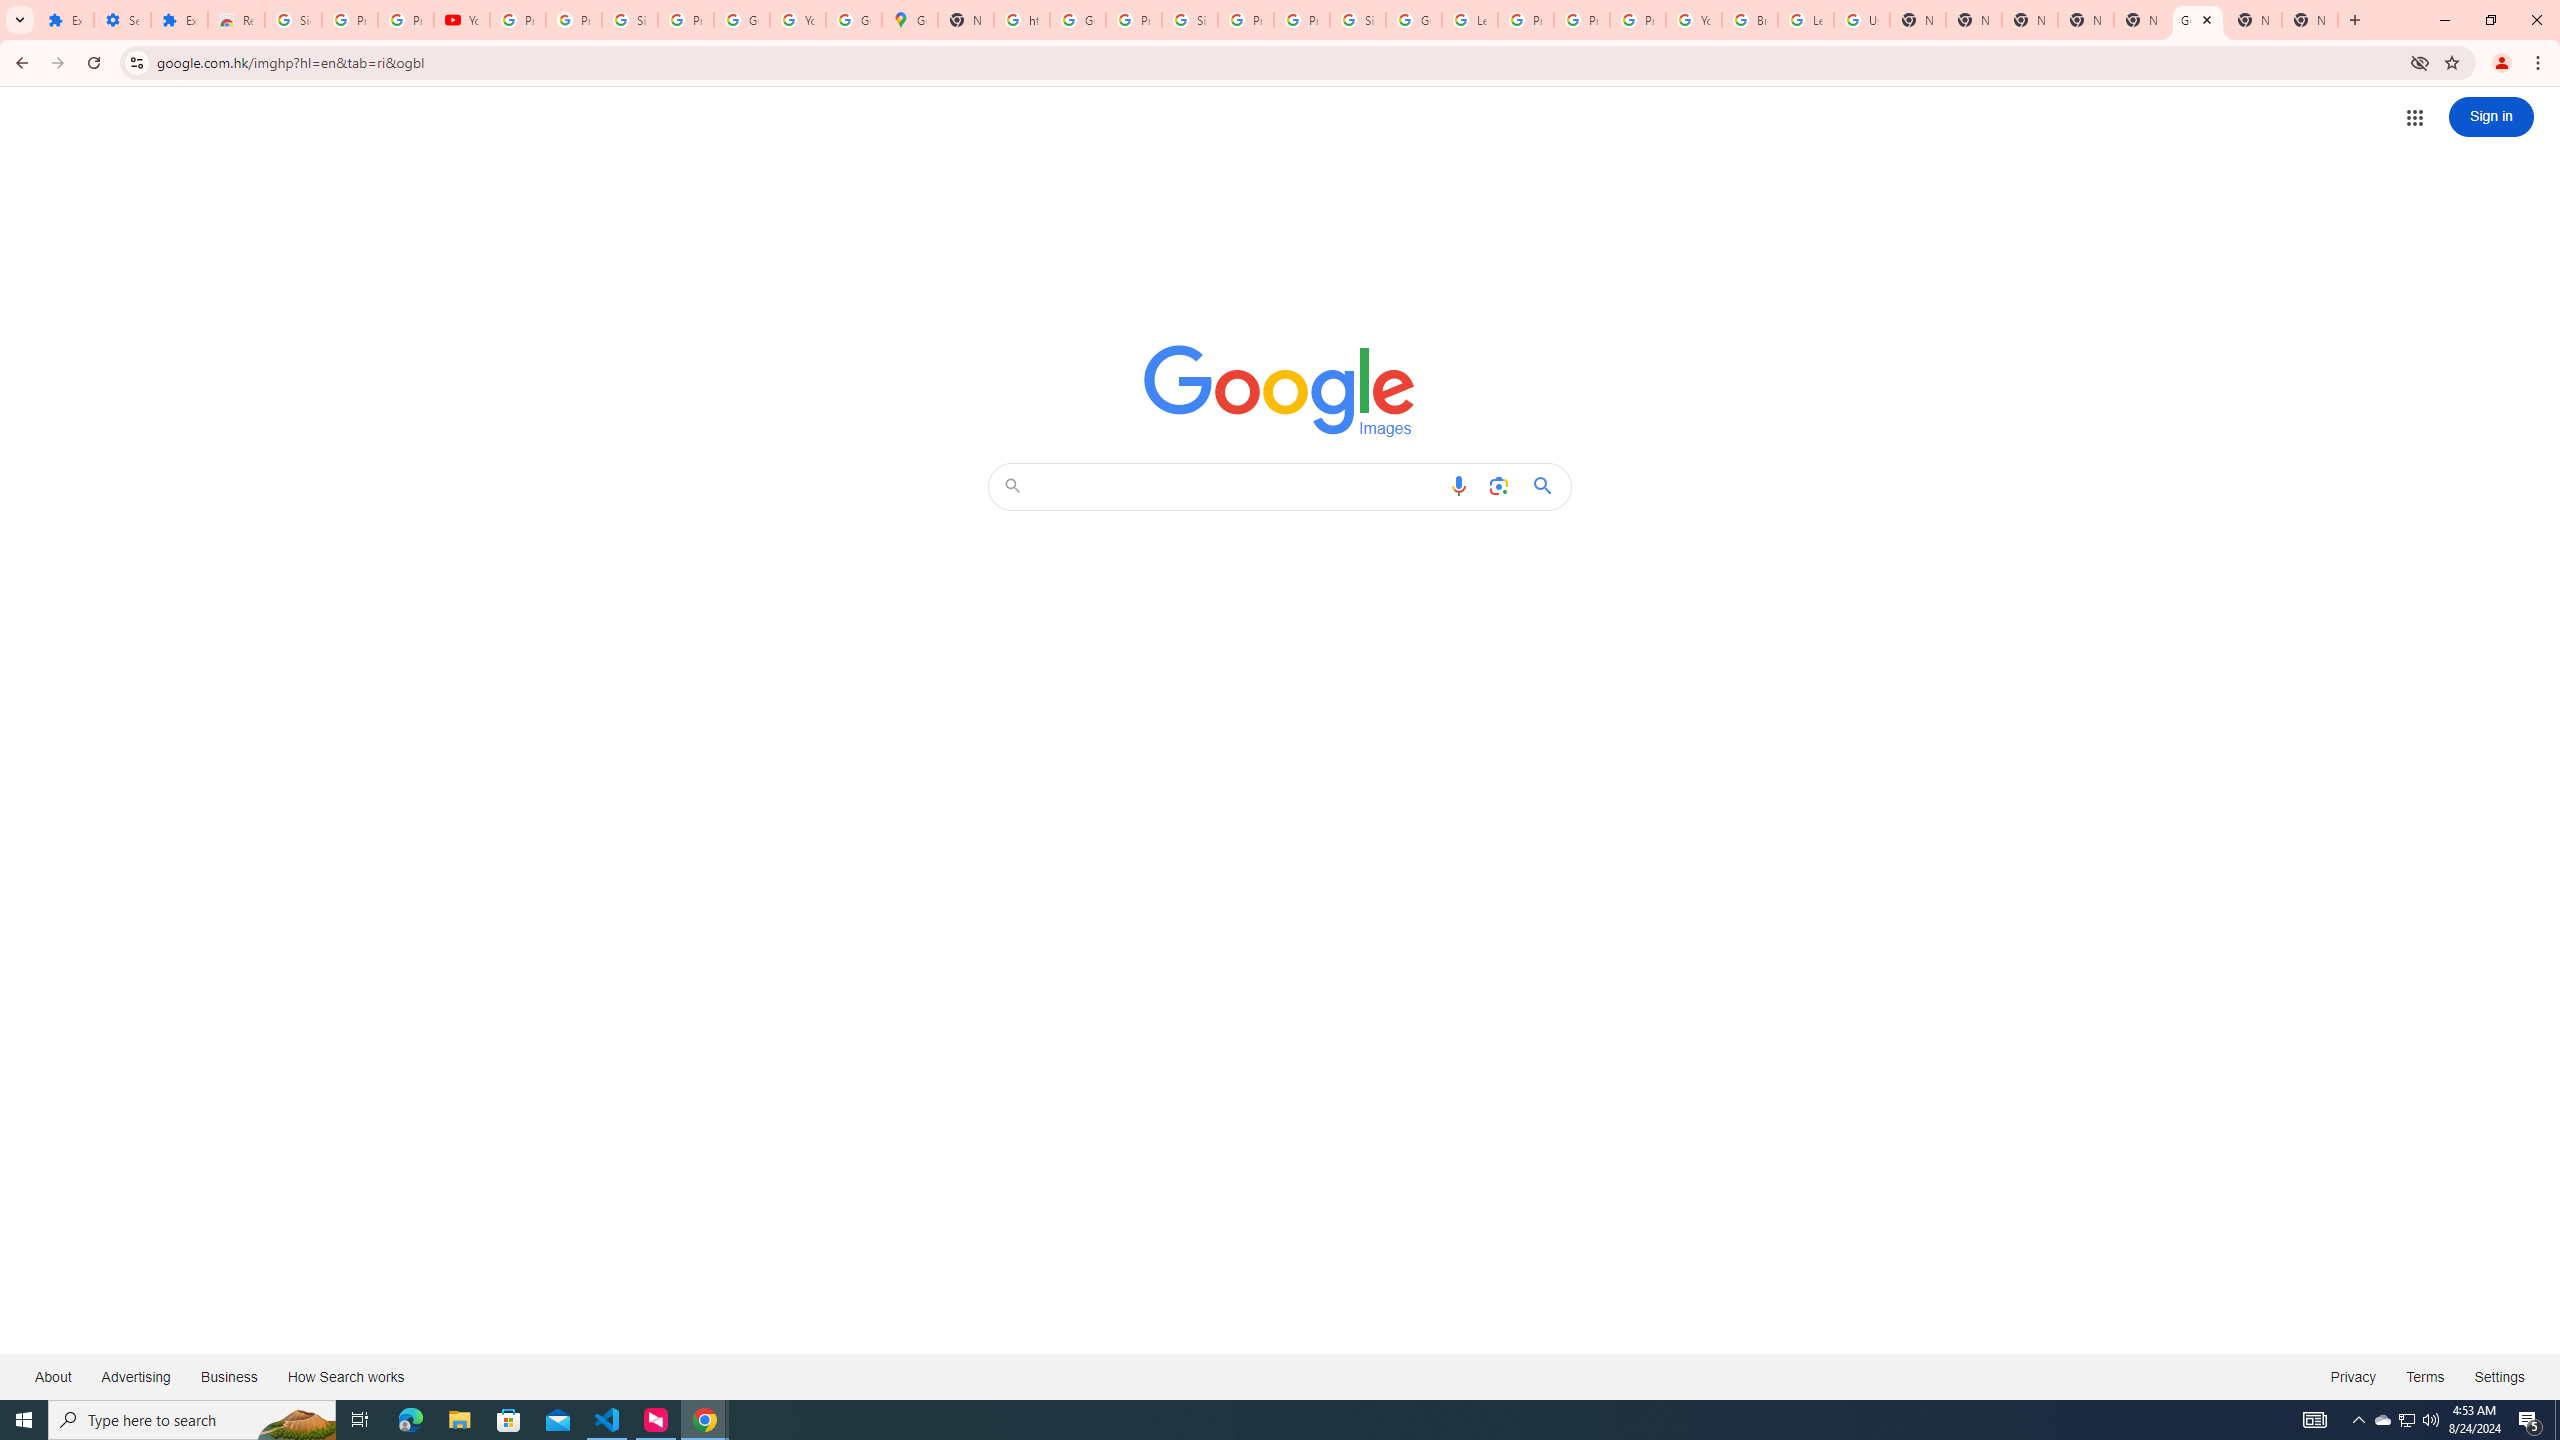  What do you see at coordinates (1280, 390) in the screenshot?
I see `'Google Images'` at bounding box center [1280, 390].